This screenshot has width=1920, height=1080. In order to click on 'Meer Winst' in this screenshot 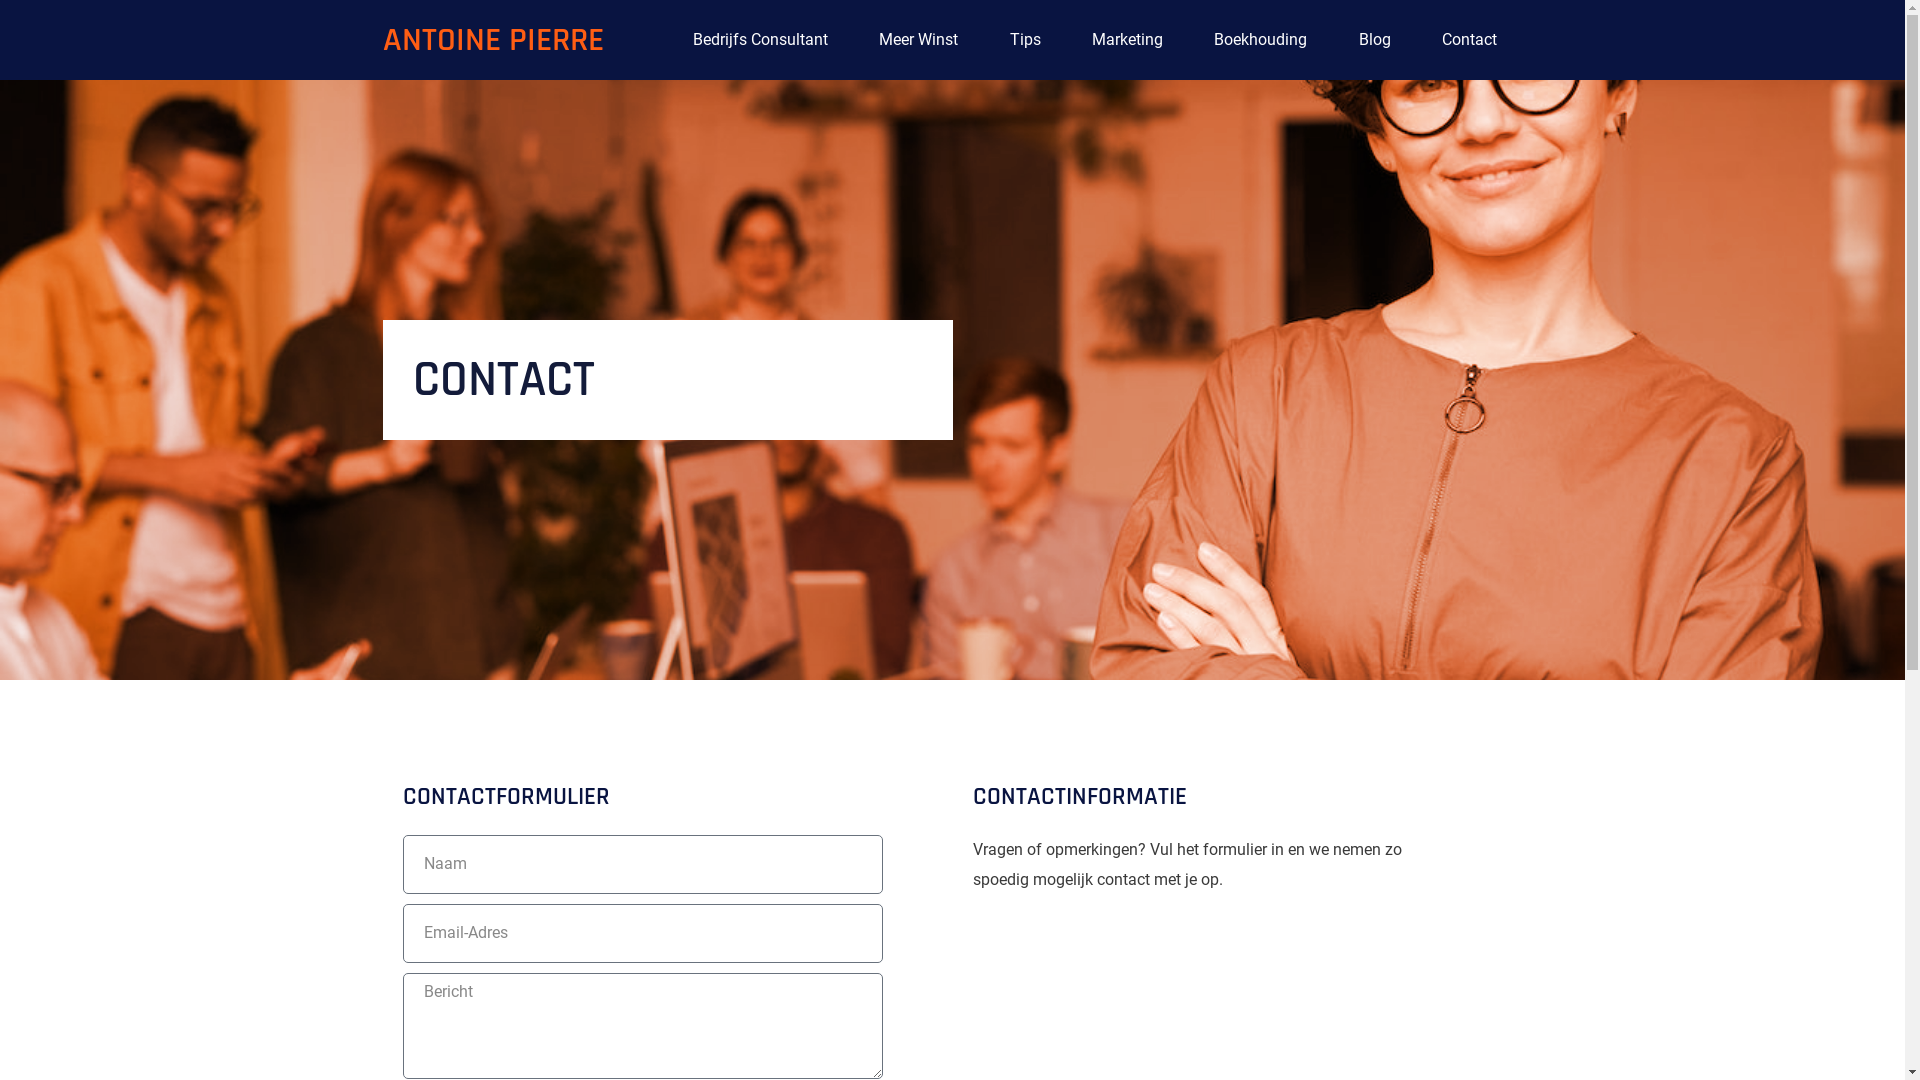, I will do `click(917, 39)`.